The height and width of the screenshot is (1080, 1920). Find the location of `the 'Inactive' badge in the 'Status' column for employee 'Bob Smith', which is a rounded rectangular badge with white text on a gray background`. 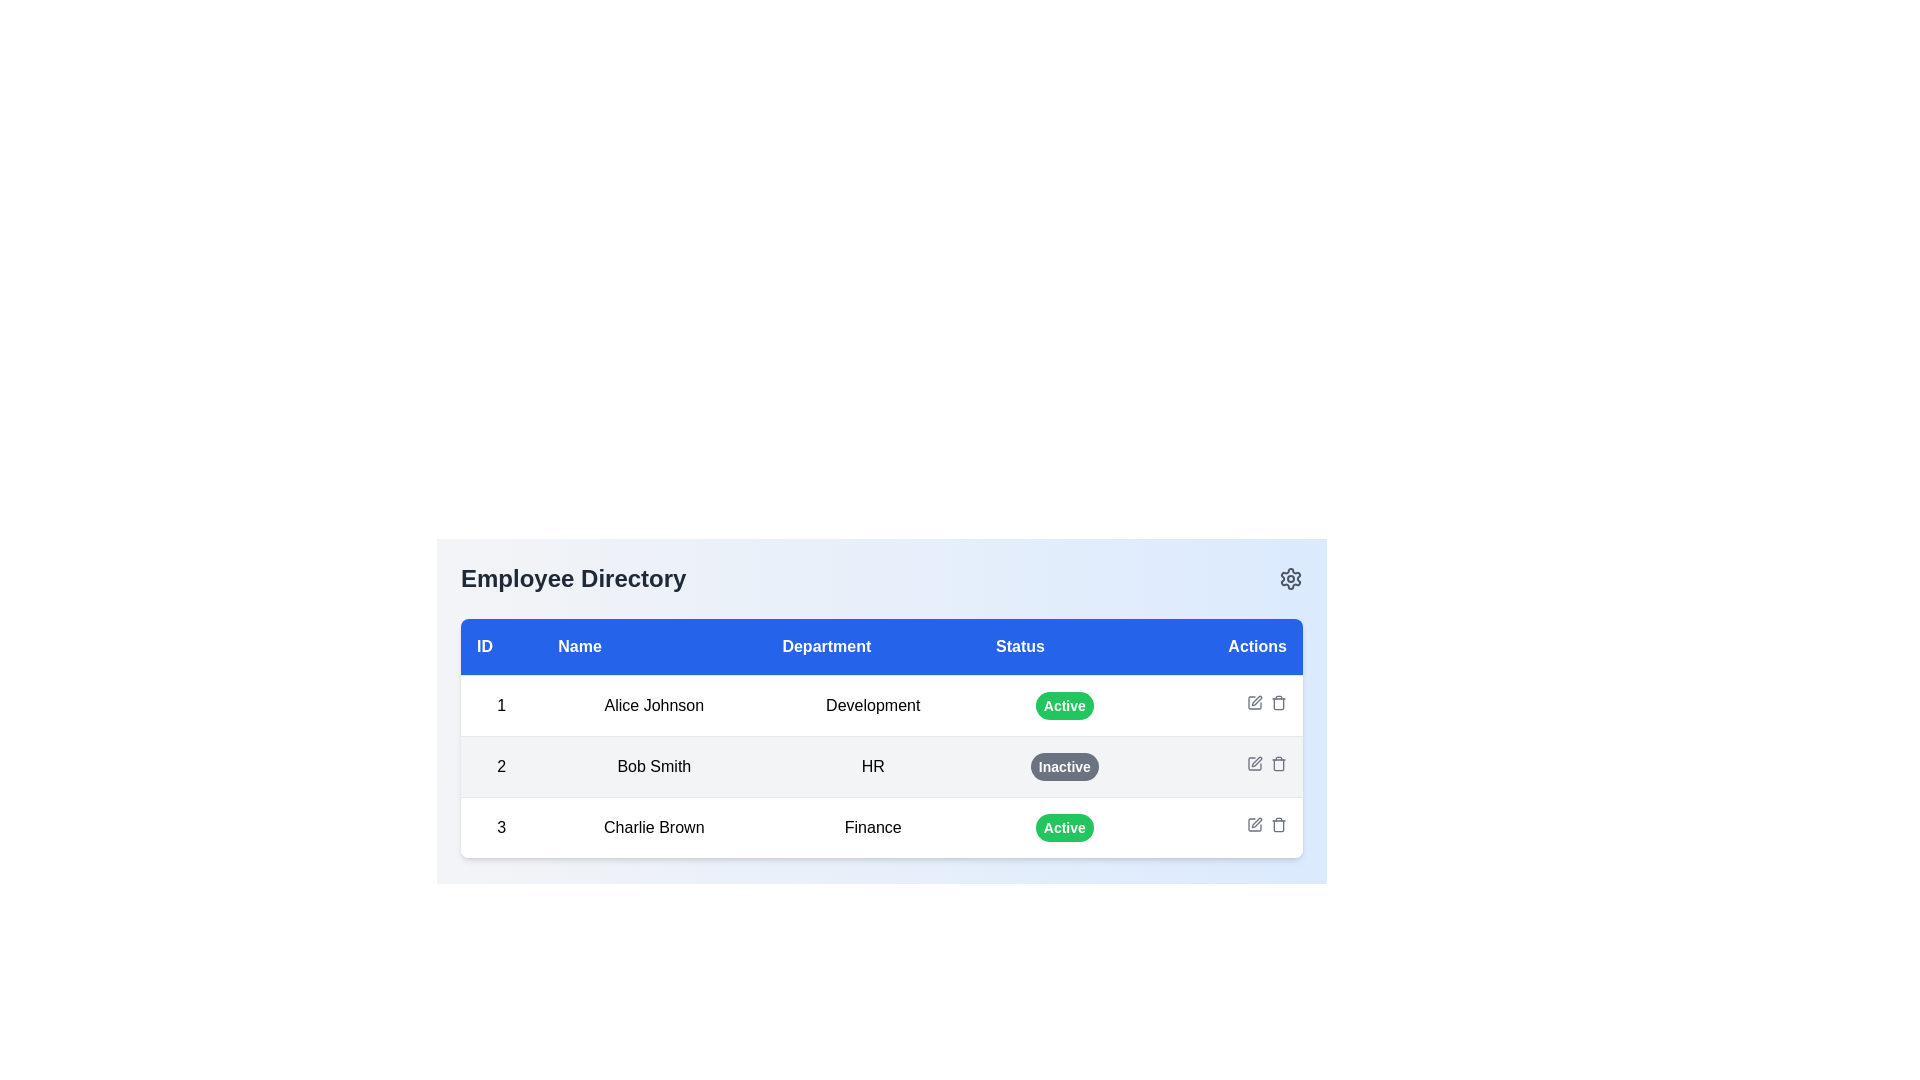

the 'Inactive' badge in the 'Status' column for employee 'Bob Smith', which is a rounded rectangular badge with white text on a gray background is located at coordinates (1063, 766).